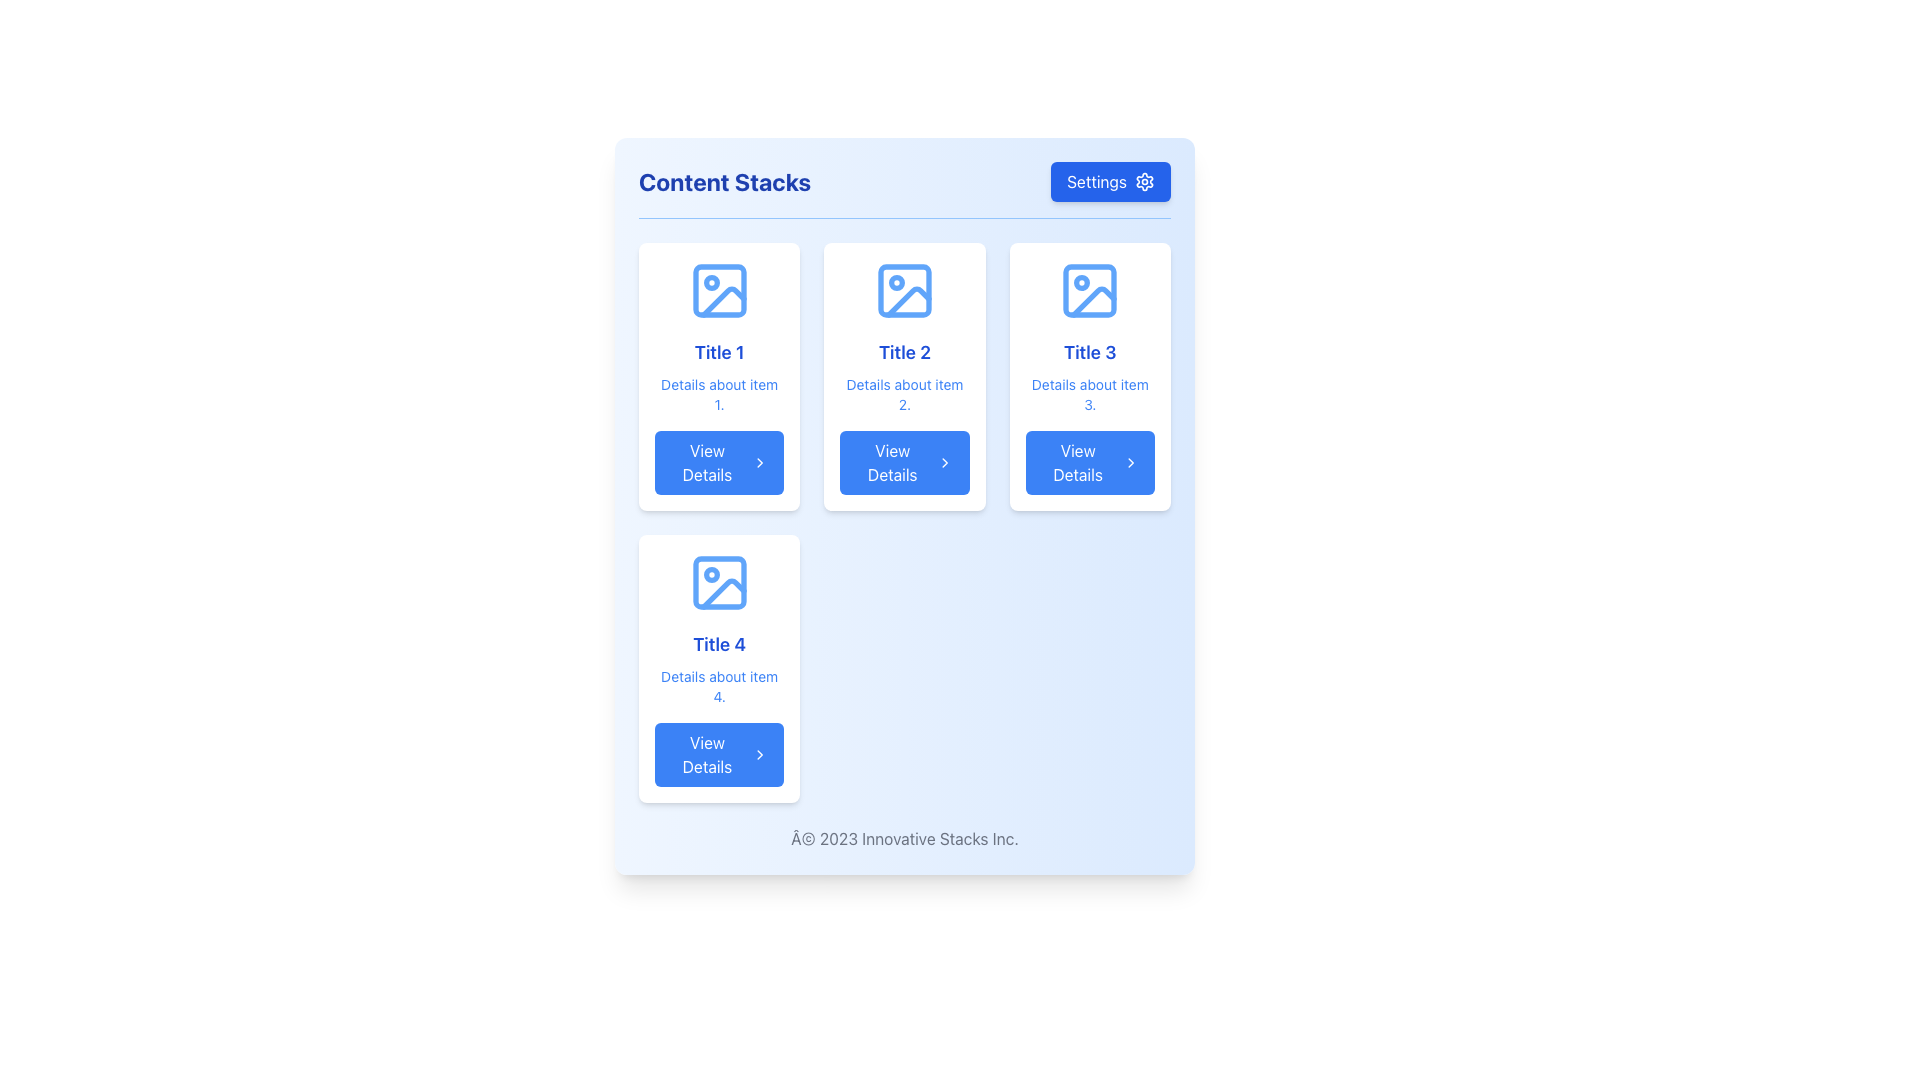  I want to click on the 'View Details' button, which is the third button beneath the 'Content Stacks' section, styled with a blue background and white text, so click(1088, 462).